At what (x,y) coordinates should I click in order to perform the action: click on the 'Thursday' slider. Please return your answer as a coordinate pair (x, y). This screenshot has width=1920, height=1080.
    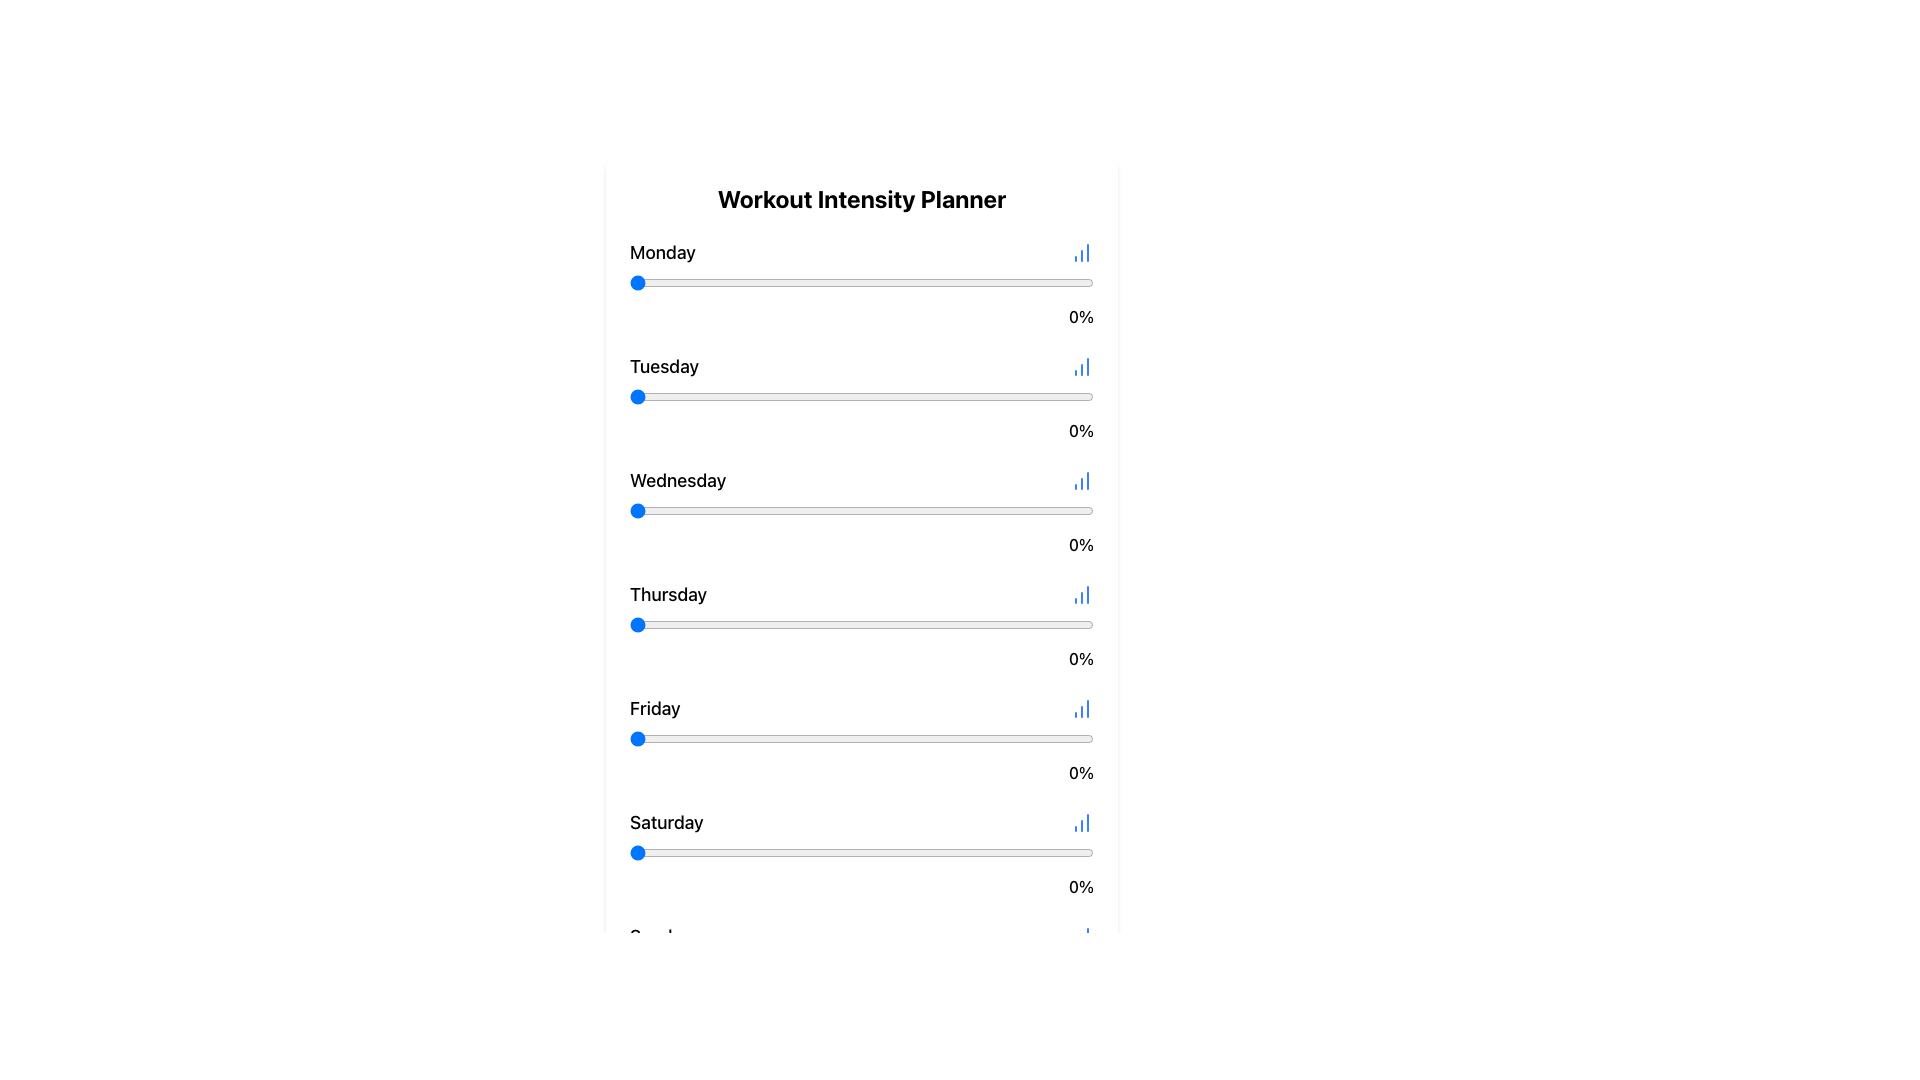
    Looking at the image, I should click on (935, 623).